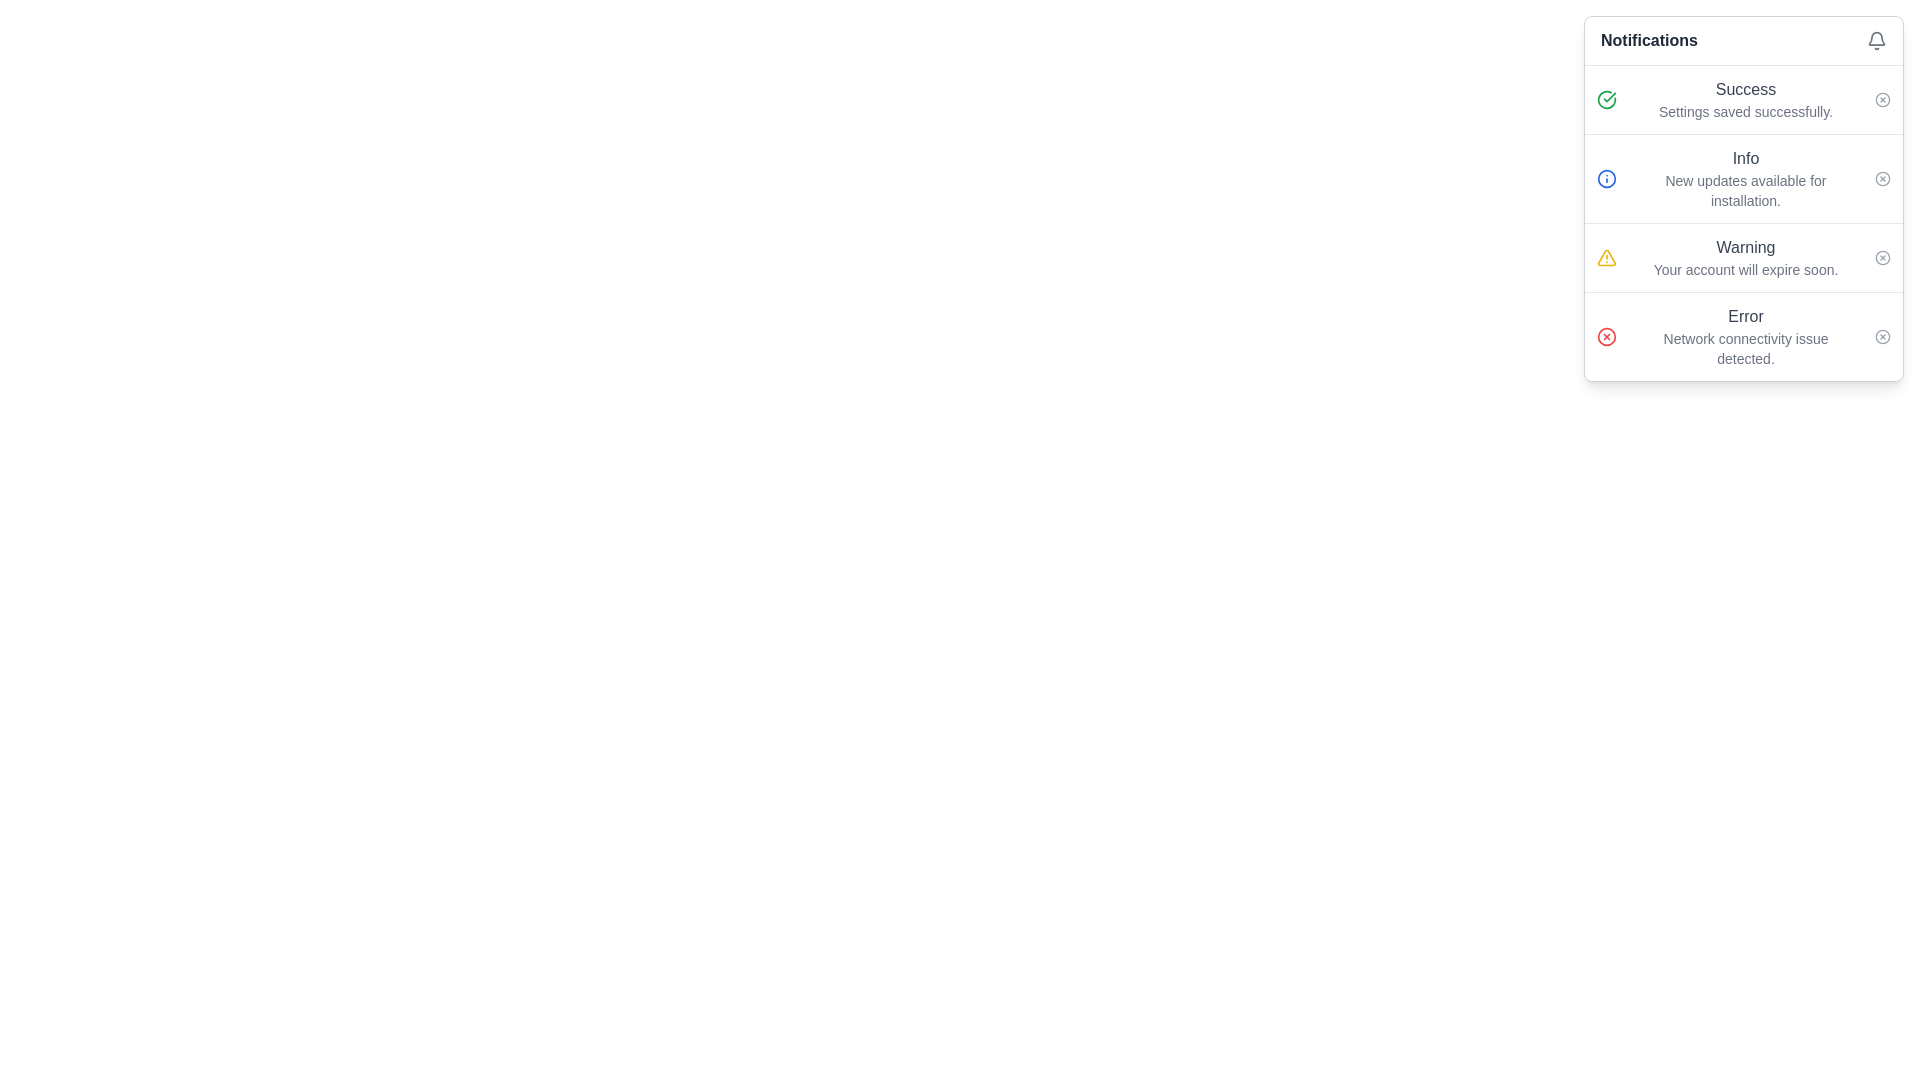 This screenshot has width=1920, height=1080. What do you see at coordinates (1745, 347) in the screenshot?
I see `the descriptive text label indicating a network connectivity issue located in the 'Error' section of the notification panel, positioned as the second line below the 'Error' label` at bounding box center [1745, 347].